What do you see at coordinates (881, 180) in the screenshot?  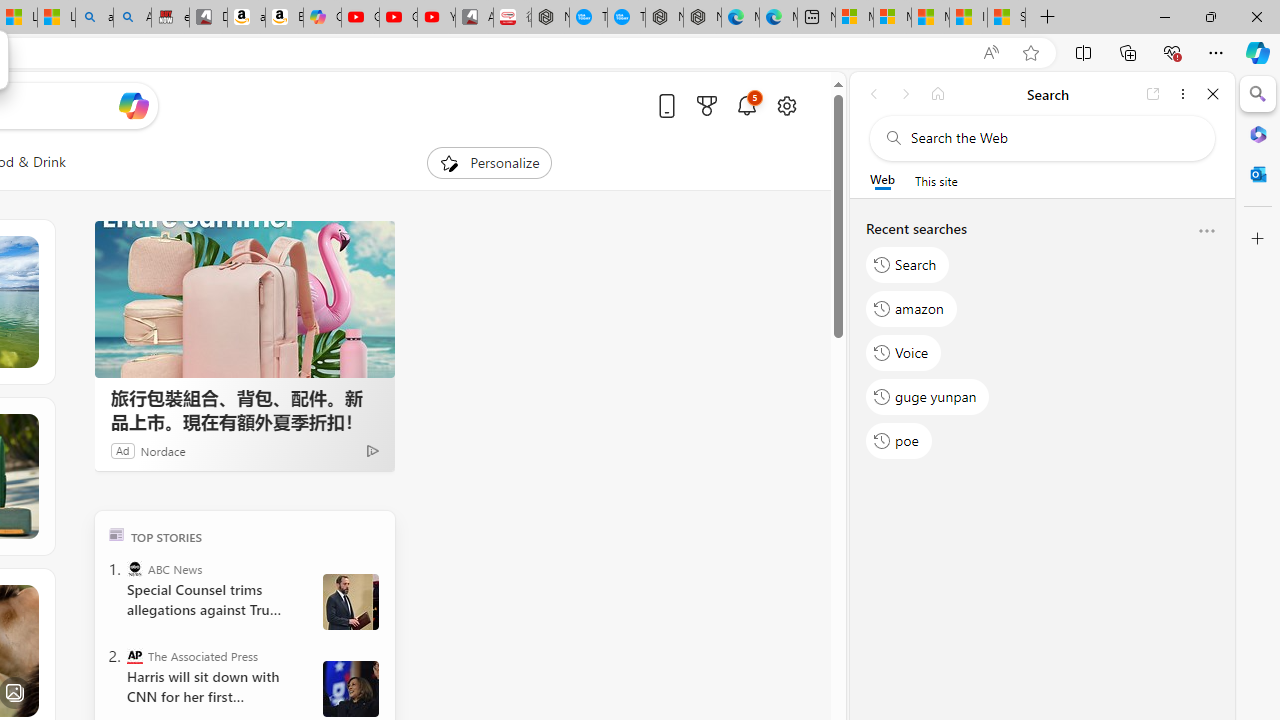 I see `'Web scope'` at bounding box center [881, 180].